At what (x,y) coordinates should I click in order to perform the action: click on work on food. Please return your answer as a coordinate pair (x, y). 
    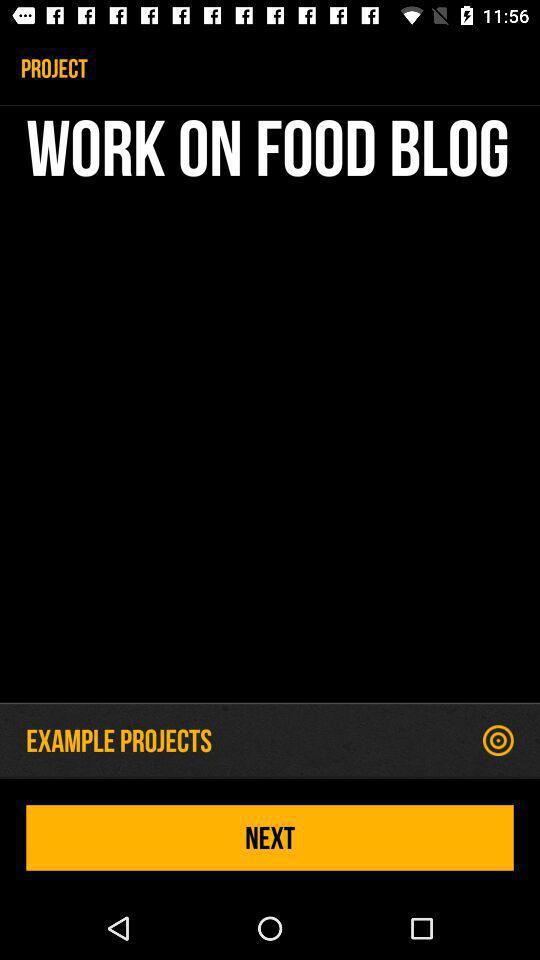
    Looking at the image, I should click on (270, 407).